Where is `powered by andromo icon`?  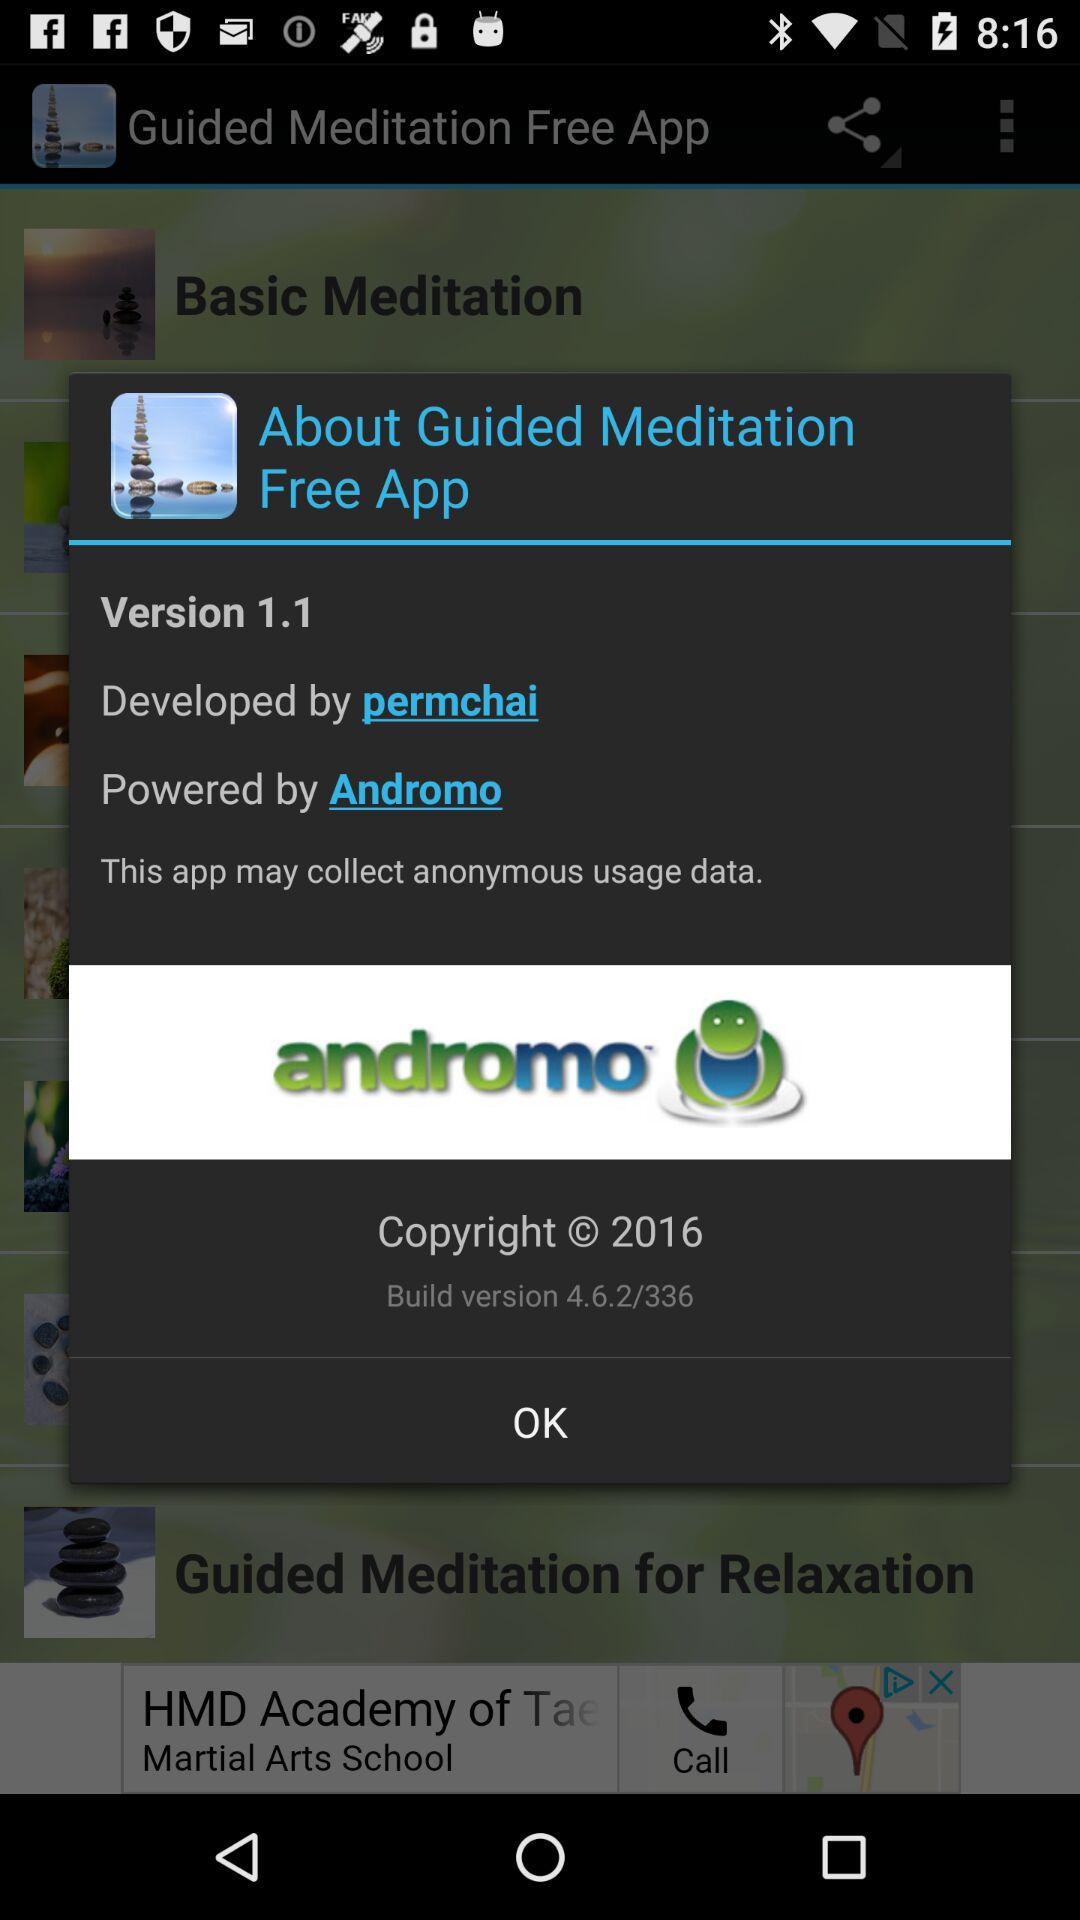 powered by andromo icon is located at coordinates (540, 803).